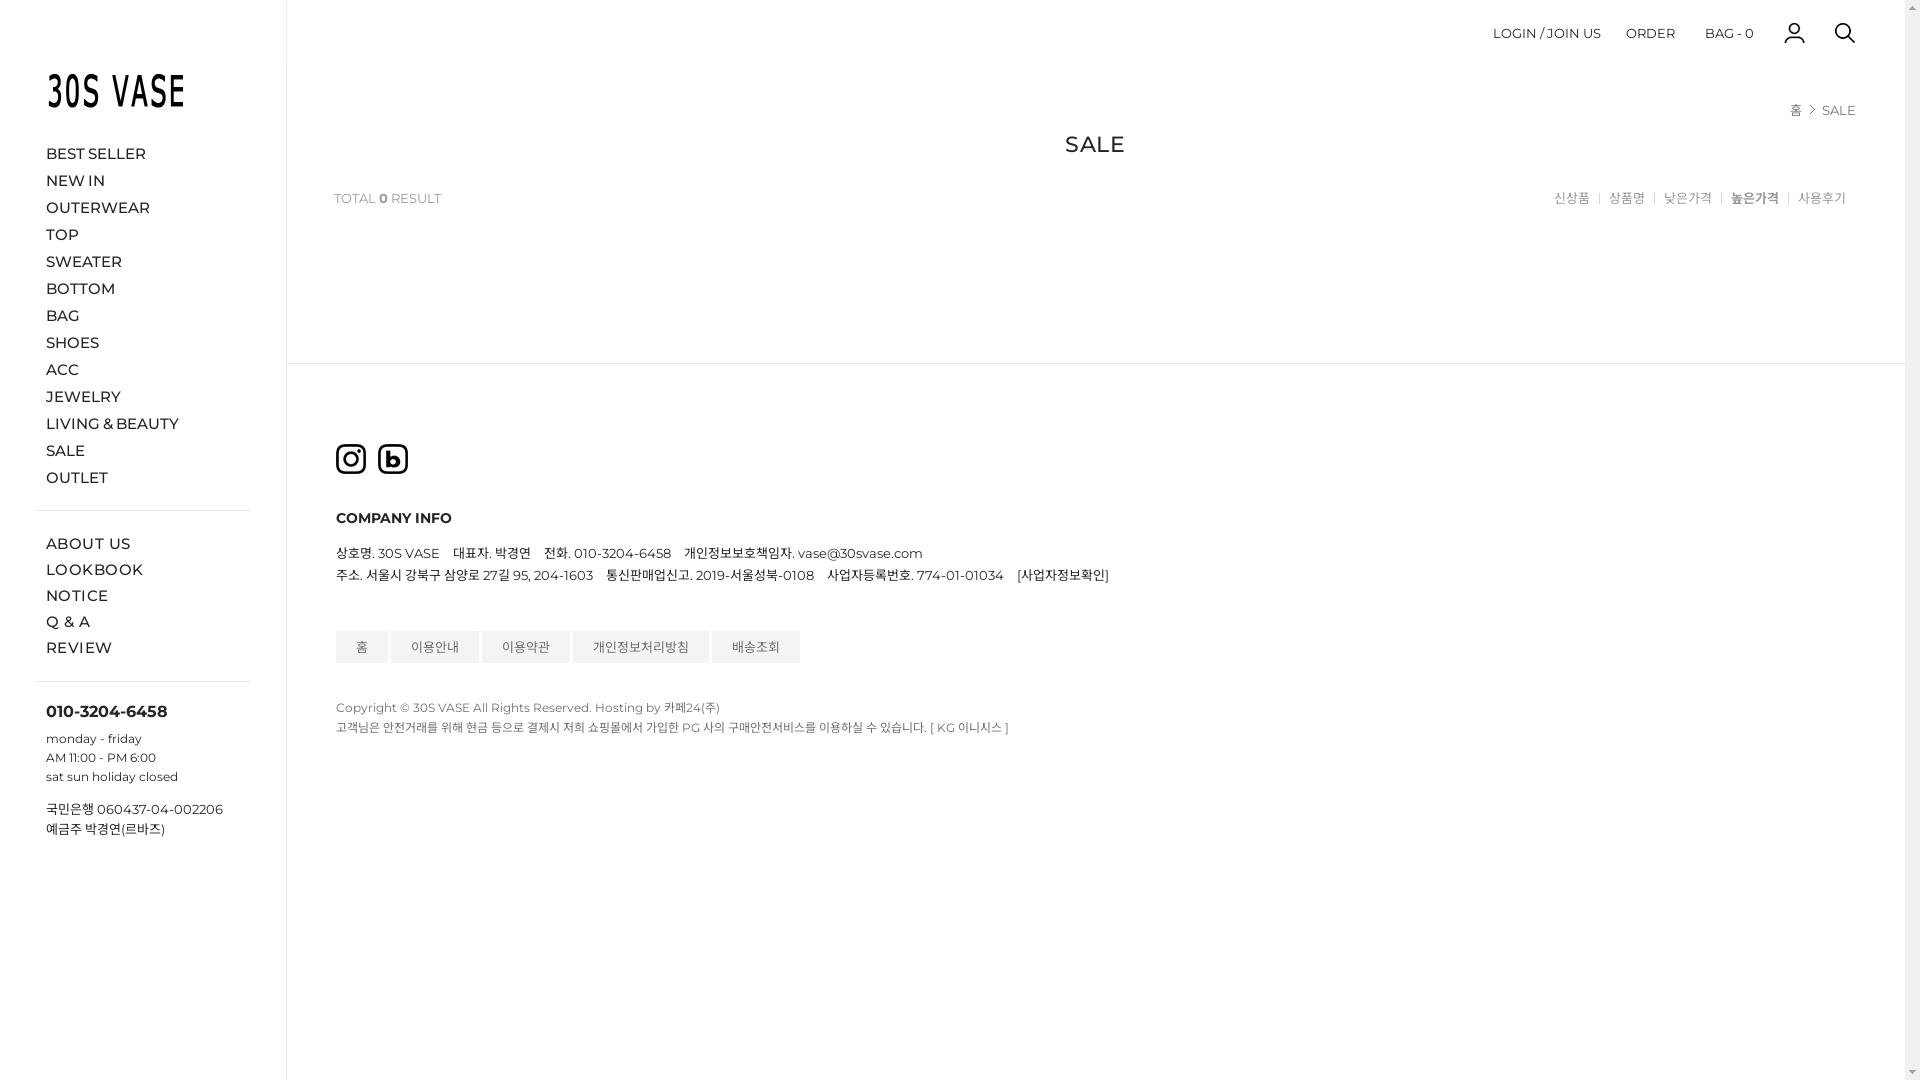  What do you see at coordinates (1492, 32) in the screenshot?
I see `'LOGIN'` at bounding box center [1492, 32].